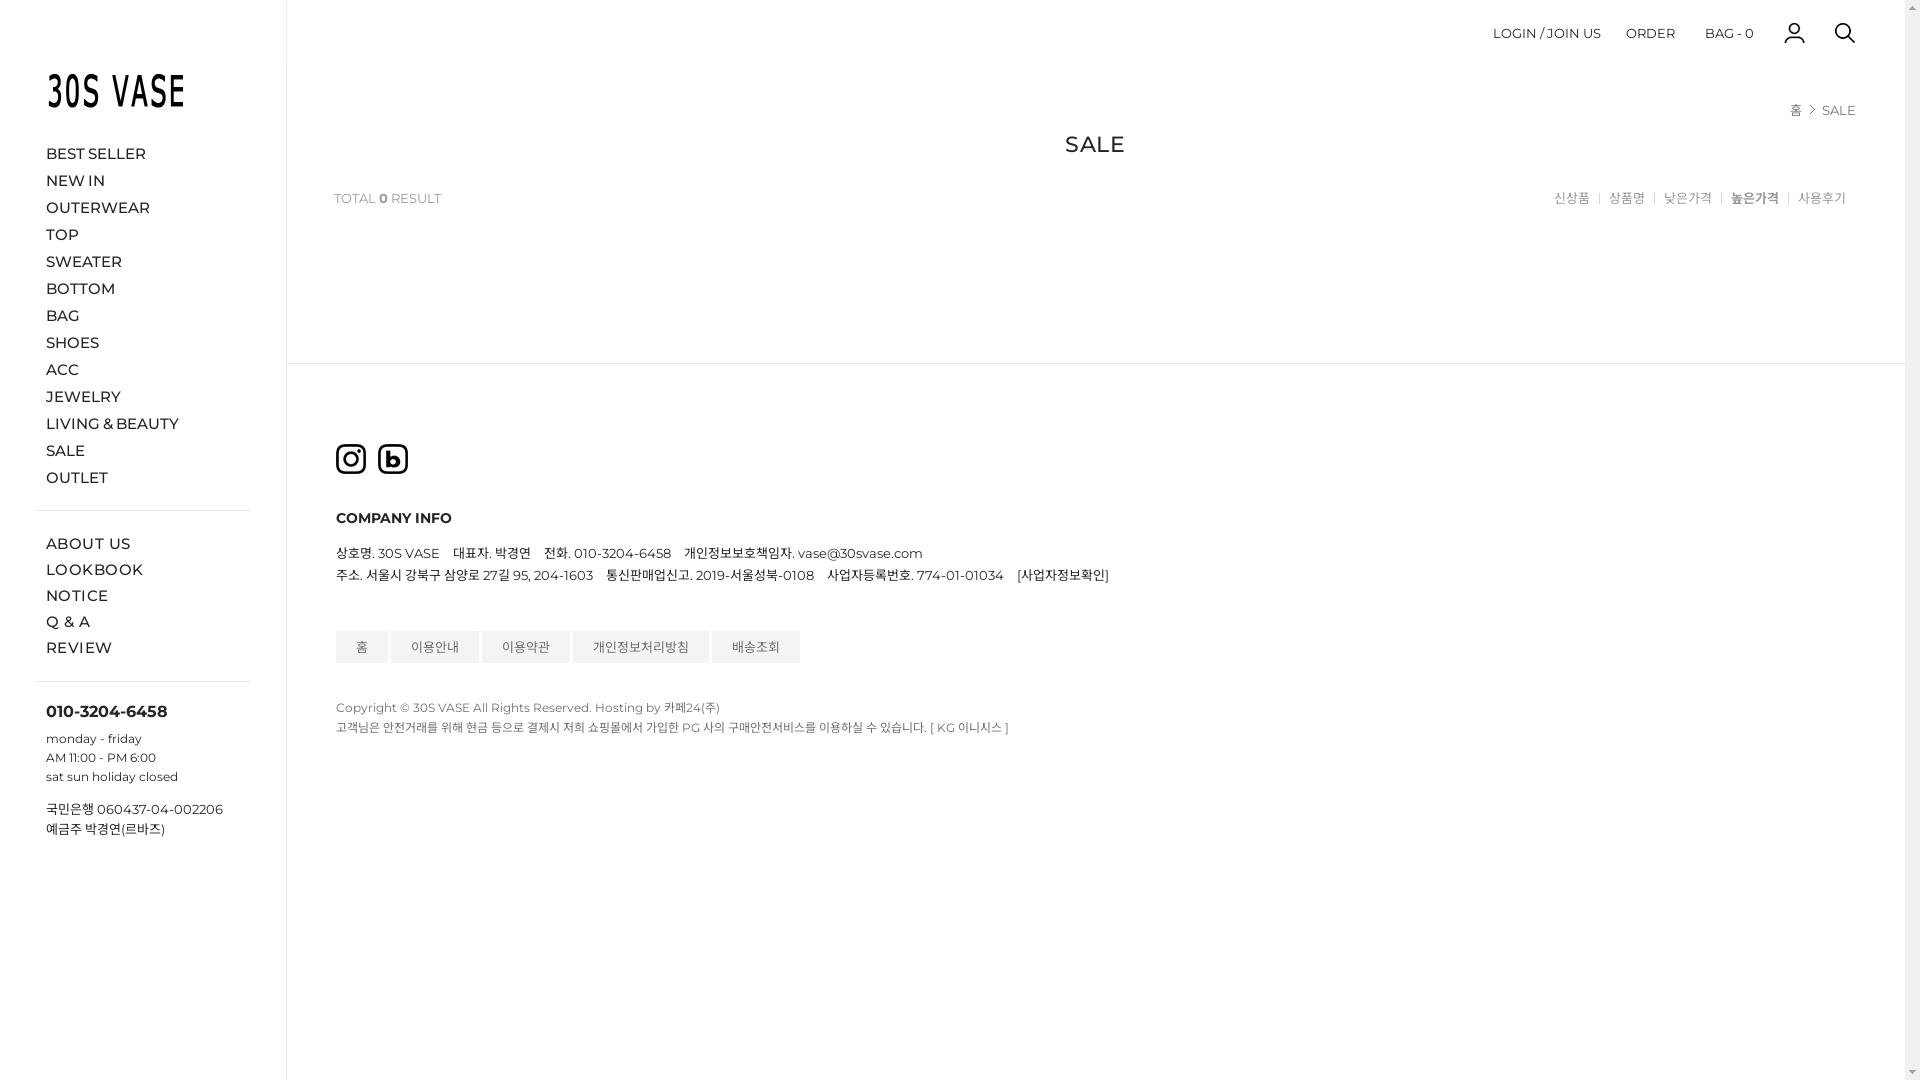  What do you see at coordinates (1492, 32) in the screenshot?
I see `'LOGIN'` at bounding box center [1492, 32].